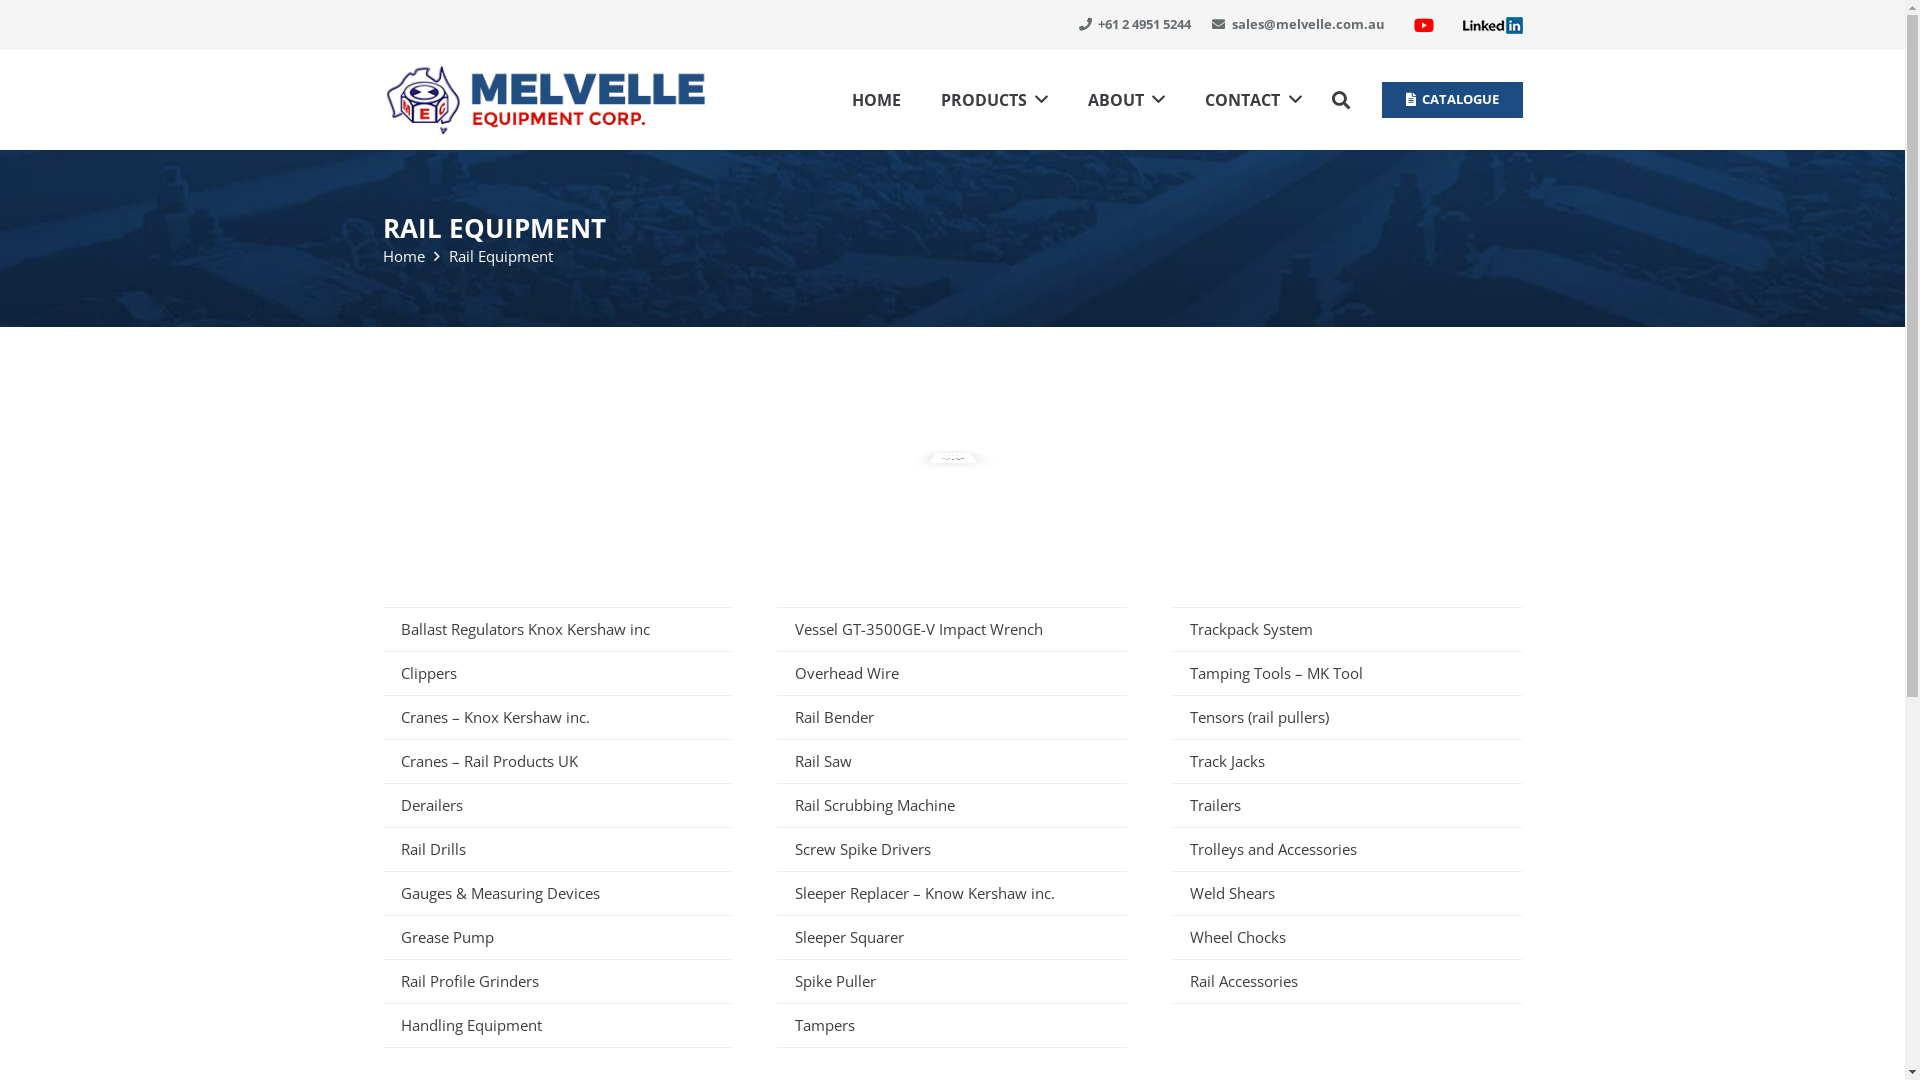 This screenshot has height=1080, width=1920. What do you see at coordinates (1185, 100) in the screenshot?
I see `'CONTACT'` at bounding box center [1185, 100].